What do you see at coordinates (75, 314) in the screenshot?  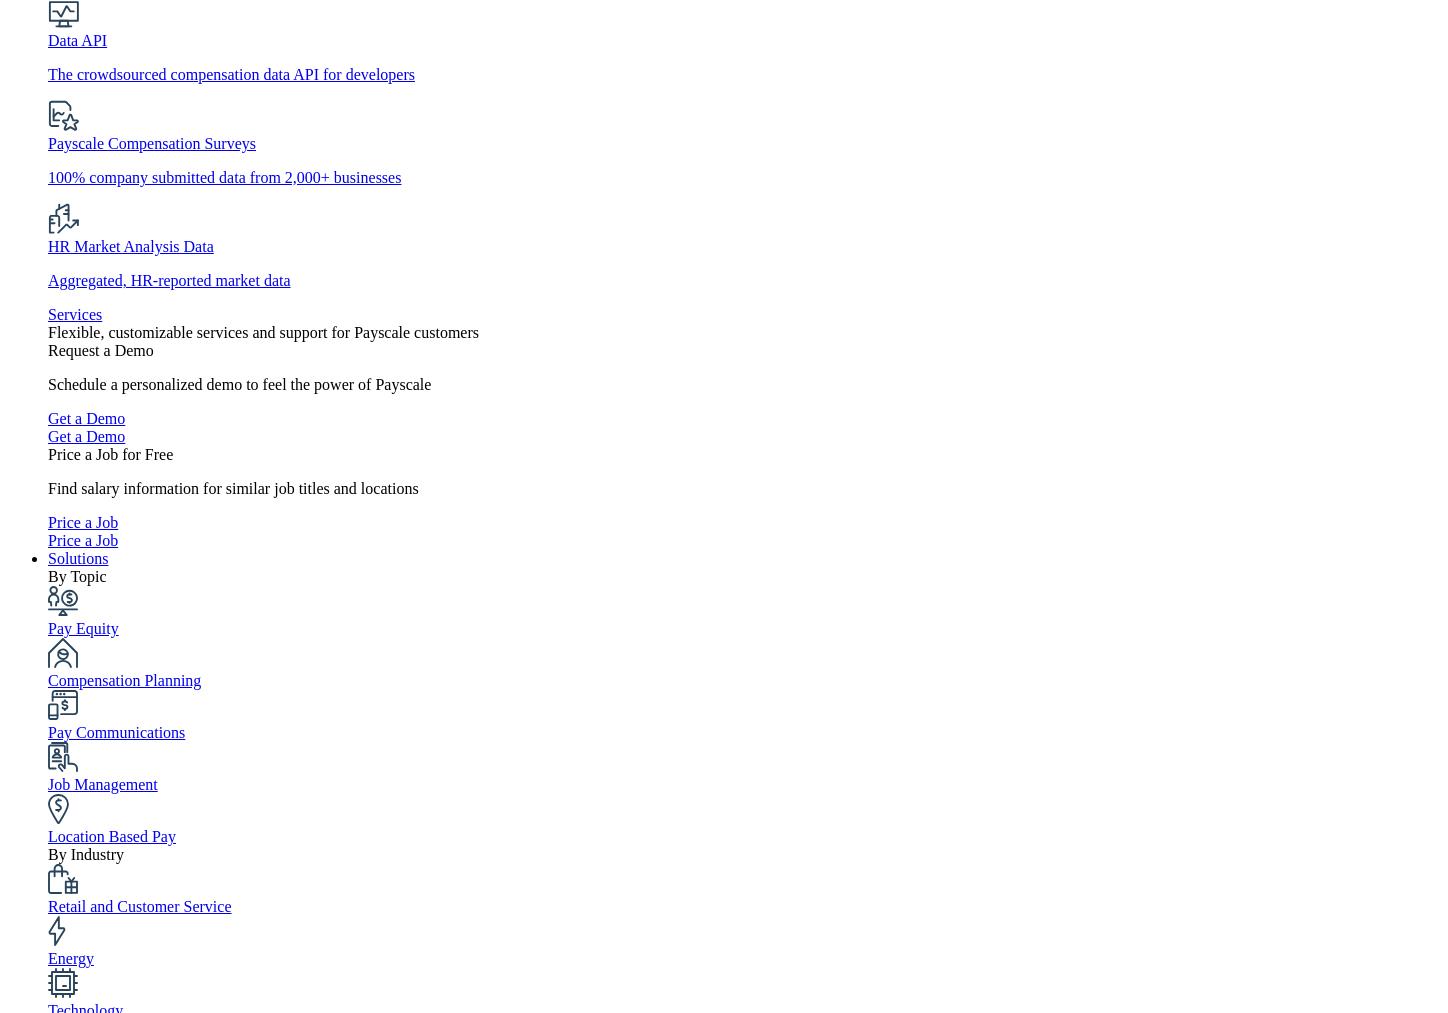 I see `'Services'` at bounding box center [75, 314].